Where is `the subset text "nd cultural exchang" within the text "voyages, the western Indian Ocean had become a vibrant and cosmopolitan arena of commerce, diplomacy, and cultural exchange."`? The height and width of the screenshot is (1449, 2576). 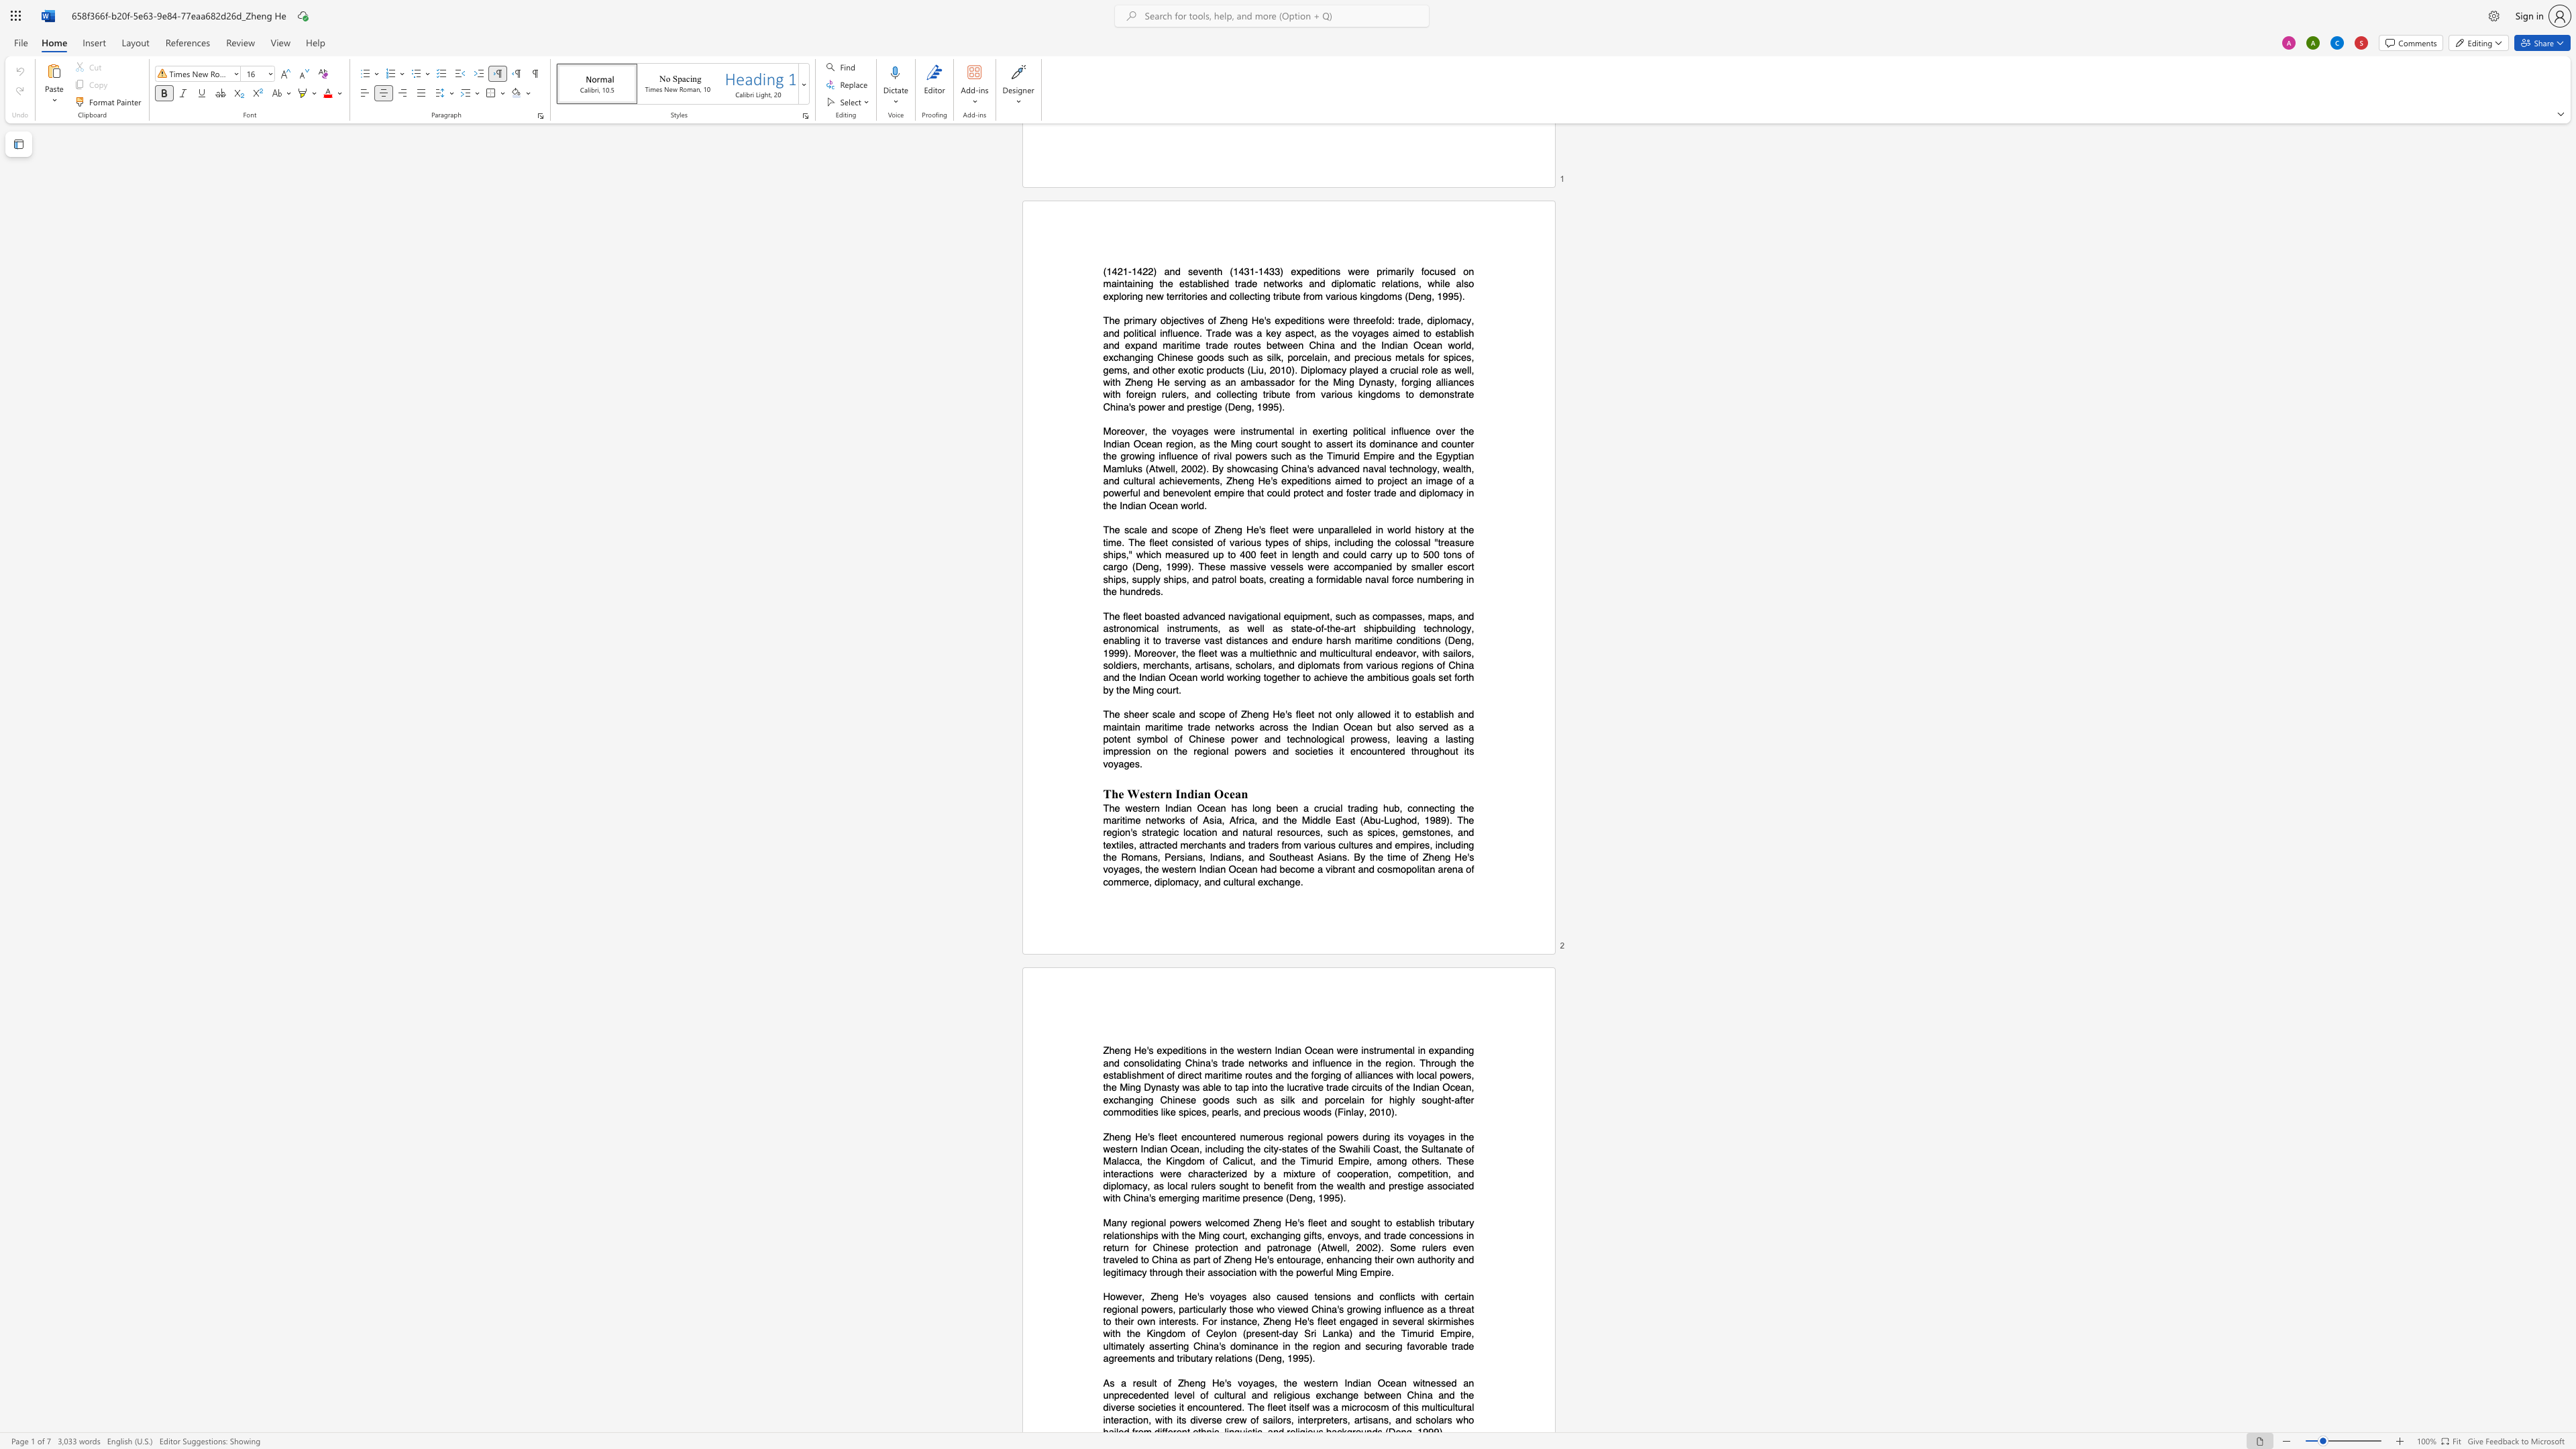
the subset text "nd cultural exchang" within the text "voyages, the western Indian Ocean had become a vibrant and cosmopolitan arena of commerce, diplomacy, and cultural exchange." is located at coordinates (1210, 881).